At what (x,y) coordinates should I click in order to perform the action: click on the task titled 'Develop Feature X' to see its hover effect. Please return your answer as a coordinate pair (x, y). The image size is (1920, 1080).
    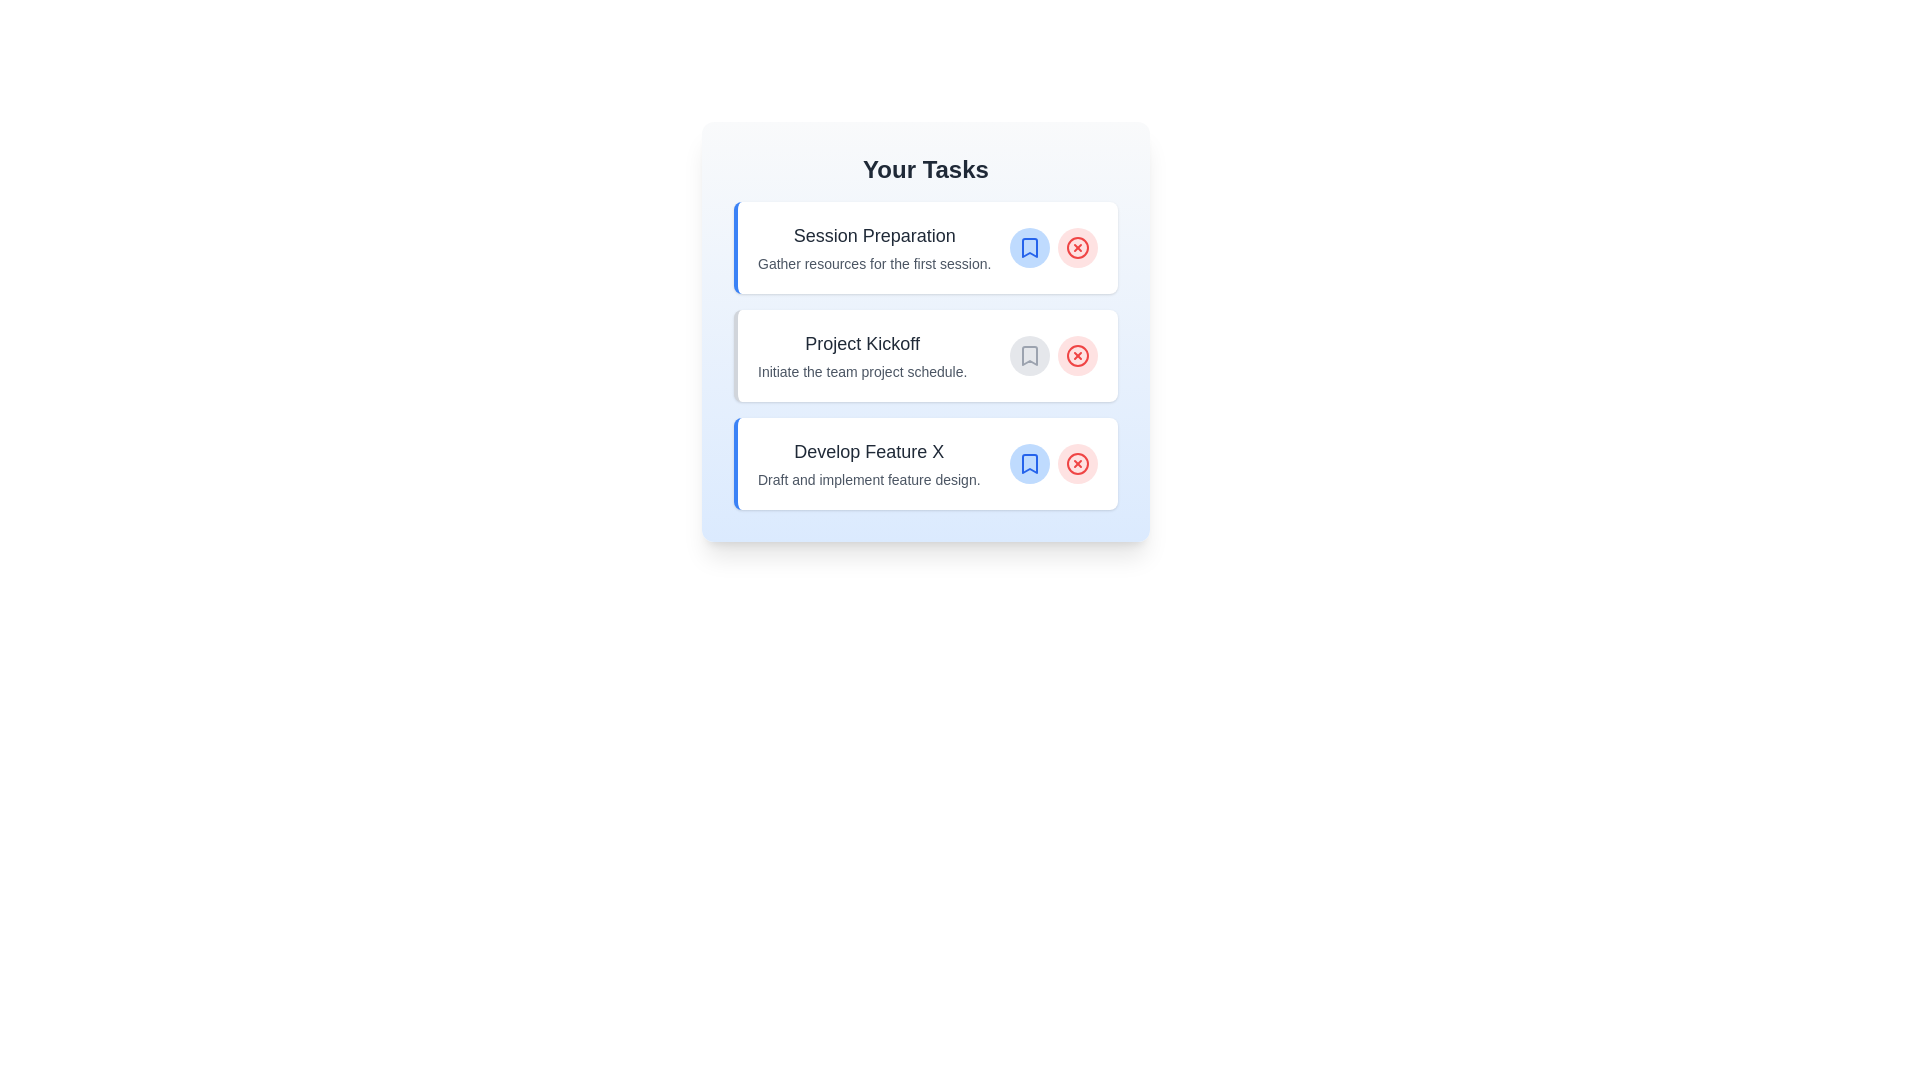
    Looking at the image, I should click on (925, 463).